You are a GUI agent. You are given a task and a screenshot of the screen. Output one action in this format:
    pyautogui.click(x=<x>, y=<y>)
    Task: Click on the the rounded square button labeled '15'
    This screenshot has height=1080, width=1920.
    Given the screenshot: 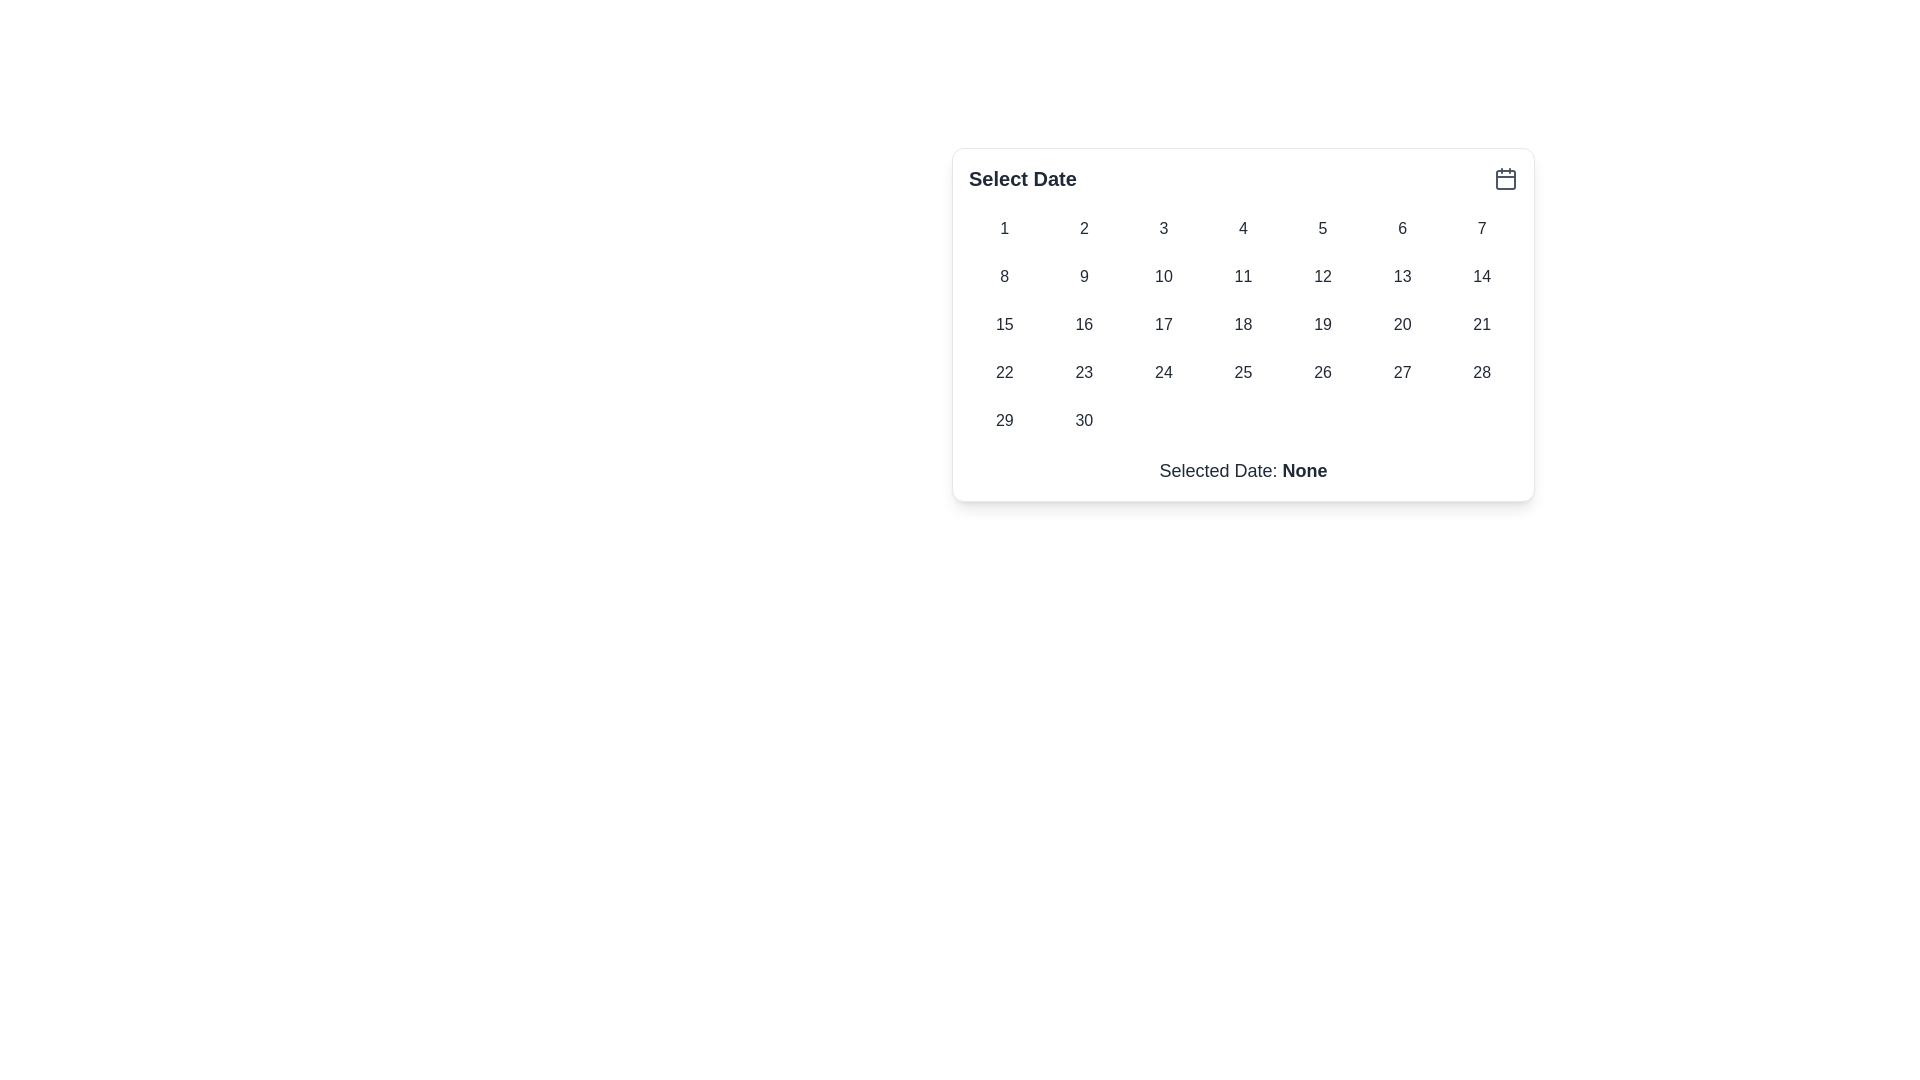 What is the action you would take?
    pyautogui.click(x=1004, y=323)
    